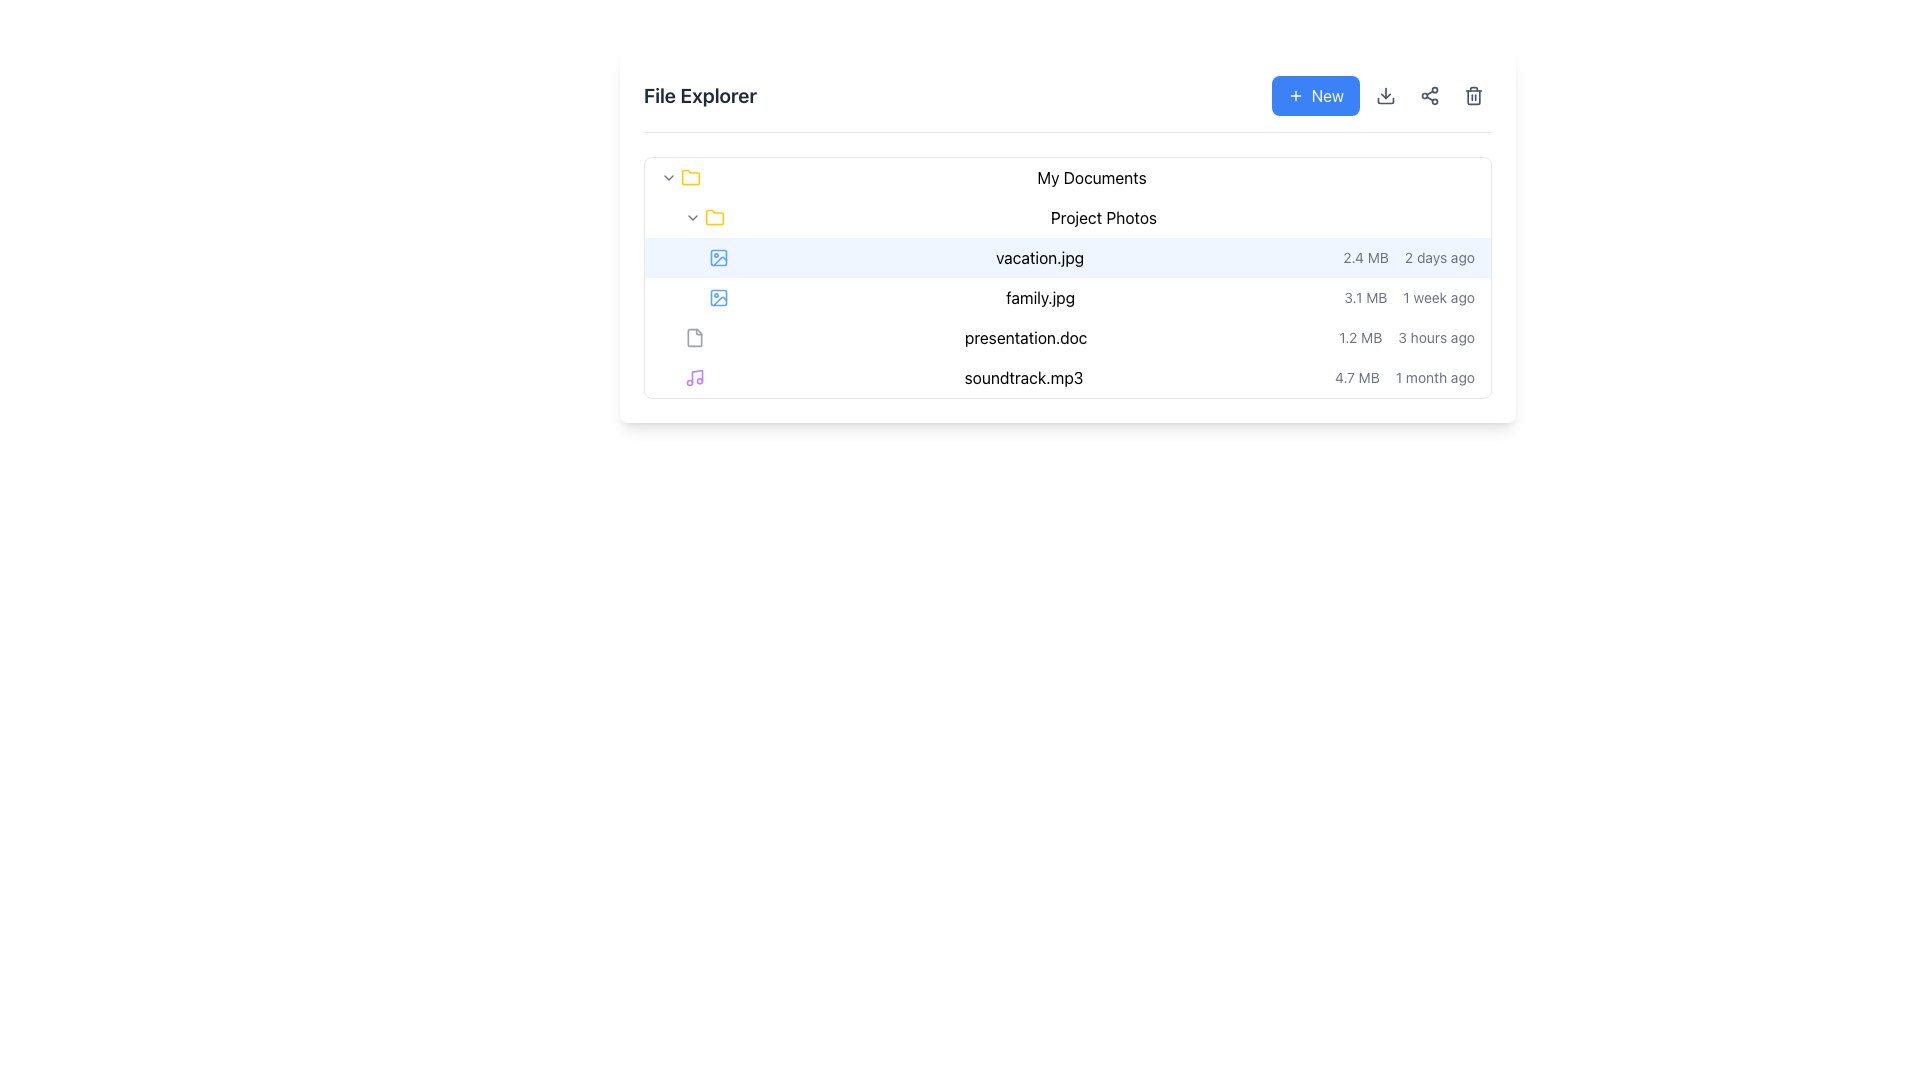  I want to click on the image file icon representing 'family.jpg', which is the first visual element in the entry row, so click(719, 297).